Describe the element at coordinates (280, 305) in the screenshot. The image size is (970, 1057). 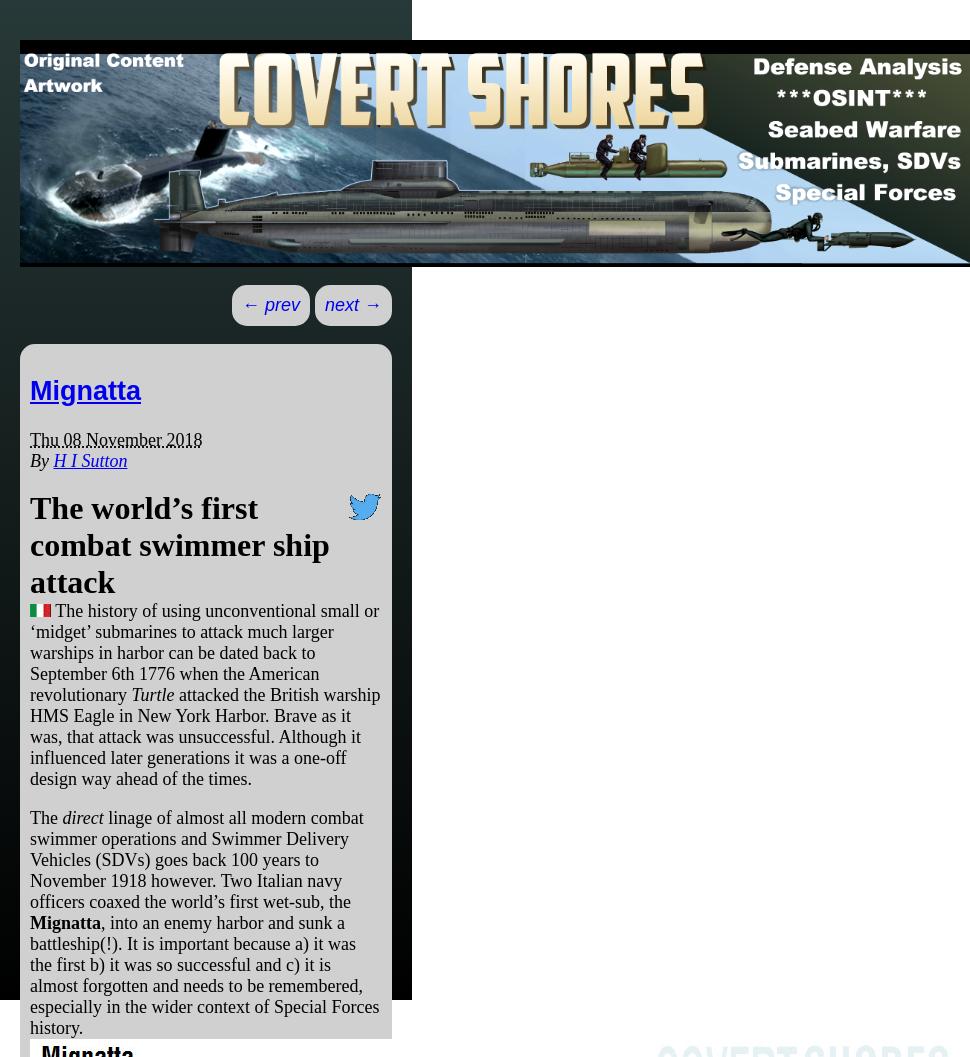
I see `'prev'` at that location.